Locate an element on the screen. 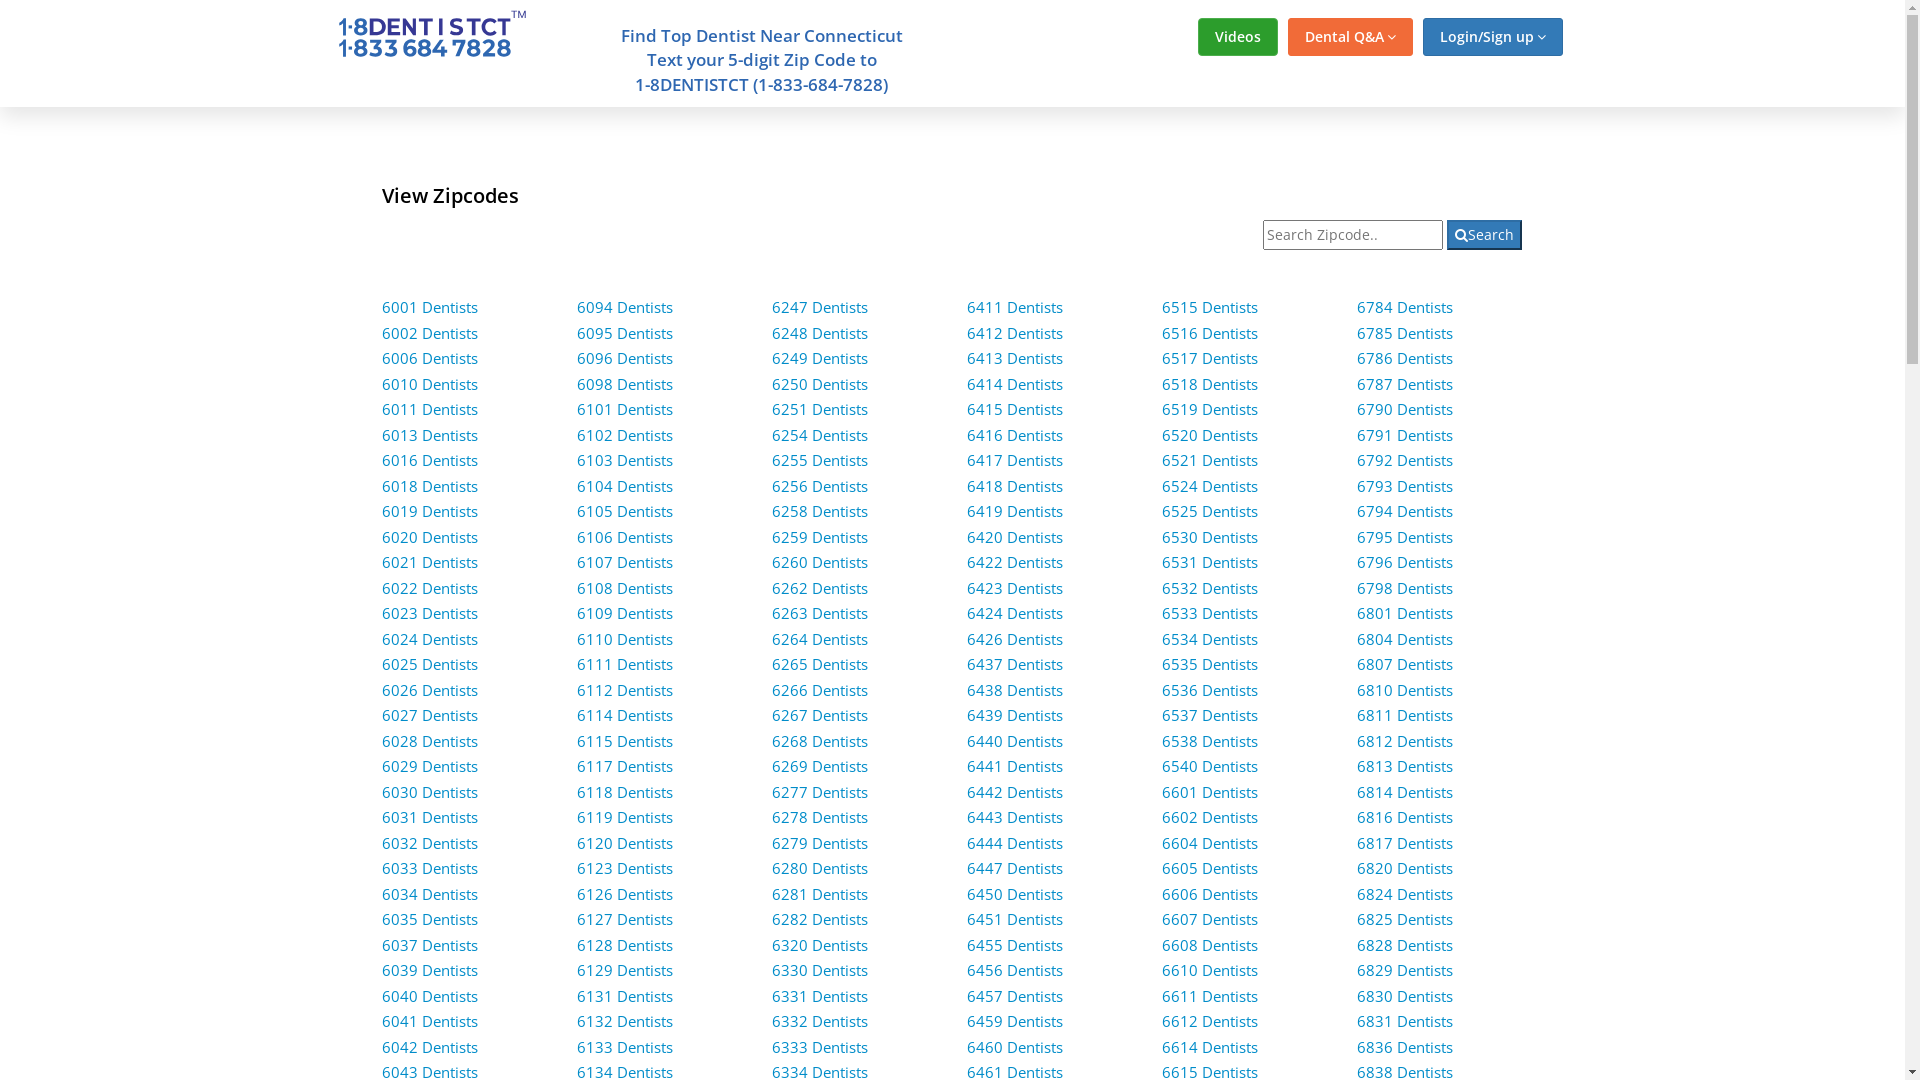 The width and height of the screenshot is (1920, 1080). '6282 Dentists' is located at coordinates (771, 918).